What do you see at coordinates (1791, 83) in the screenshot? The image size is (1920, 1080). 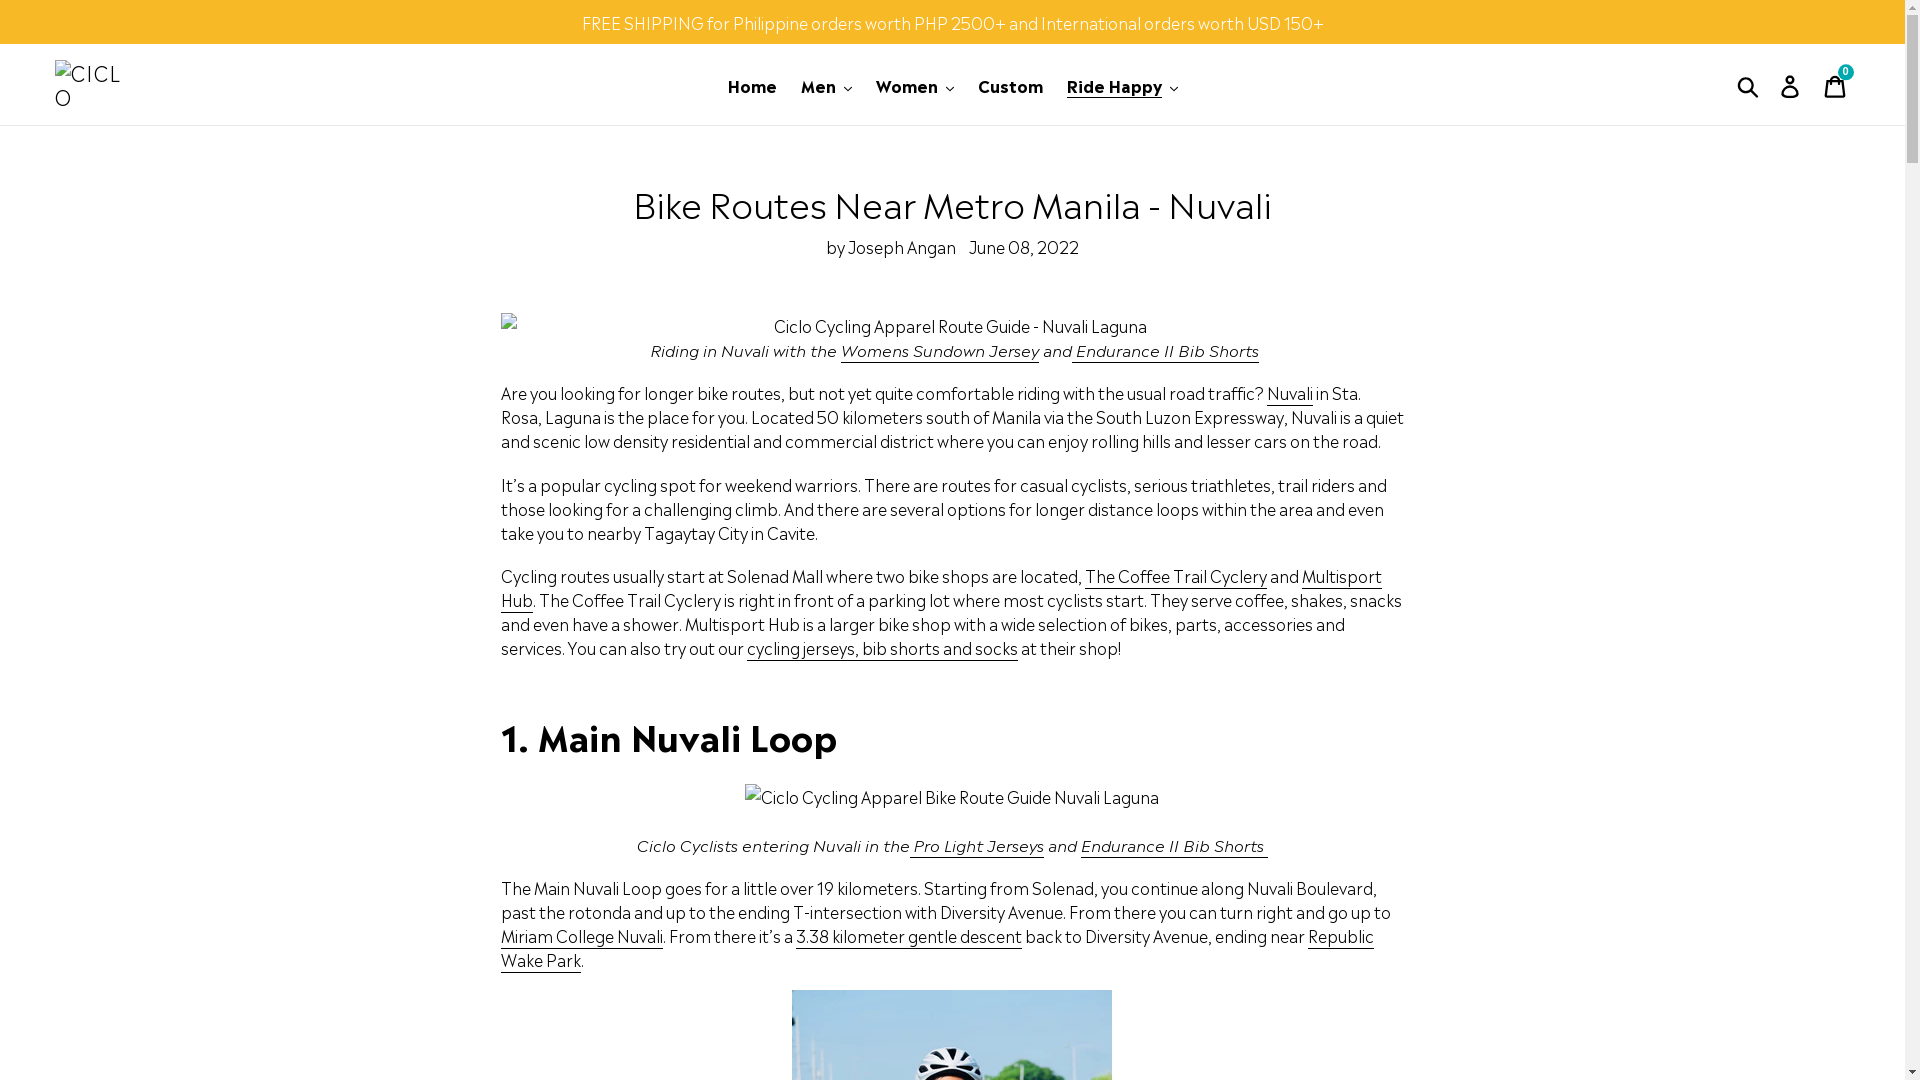 I see `'Log in'` at bounding box center [1791, 83].